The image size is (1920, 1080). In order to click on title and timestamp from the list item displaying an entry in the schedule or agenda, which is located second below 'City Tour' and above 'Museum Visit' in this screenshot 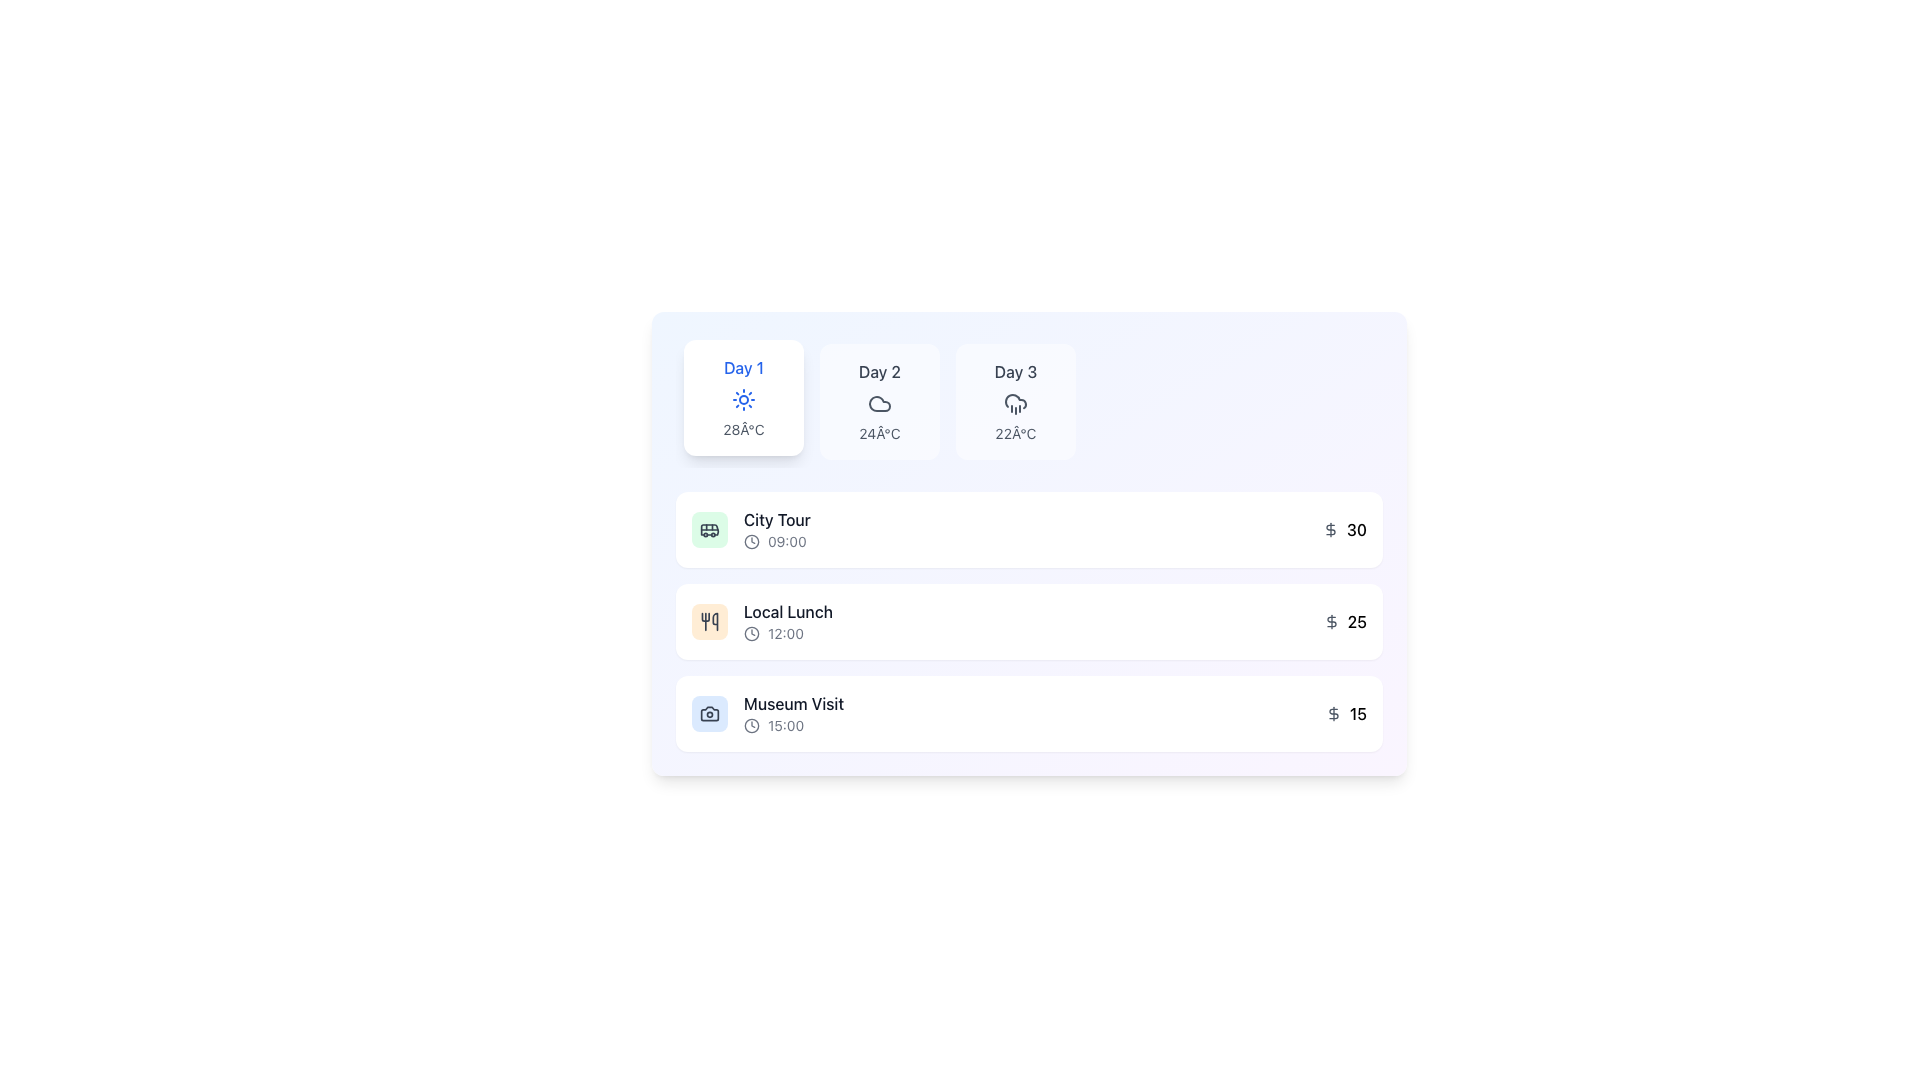, I will do `click(761, 620)`.